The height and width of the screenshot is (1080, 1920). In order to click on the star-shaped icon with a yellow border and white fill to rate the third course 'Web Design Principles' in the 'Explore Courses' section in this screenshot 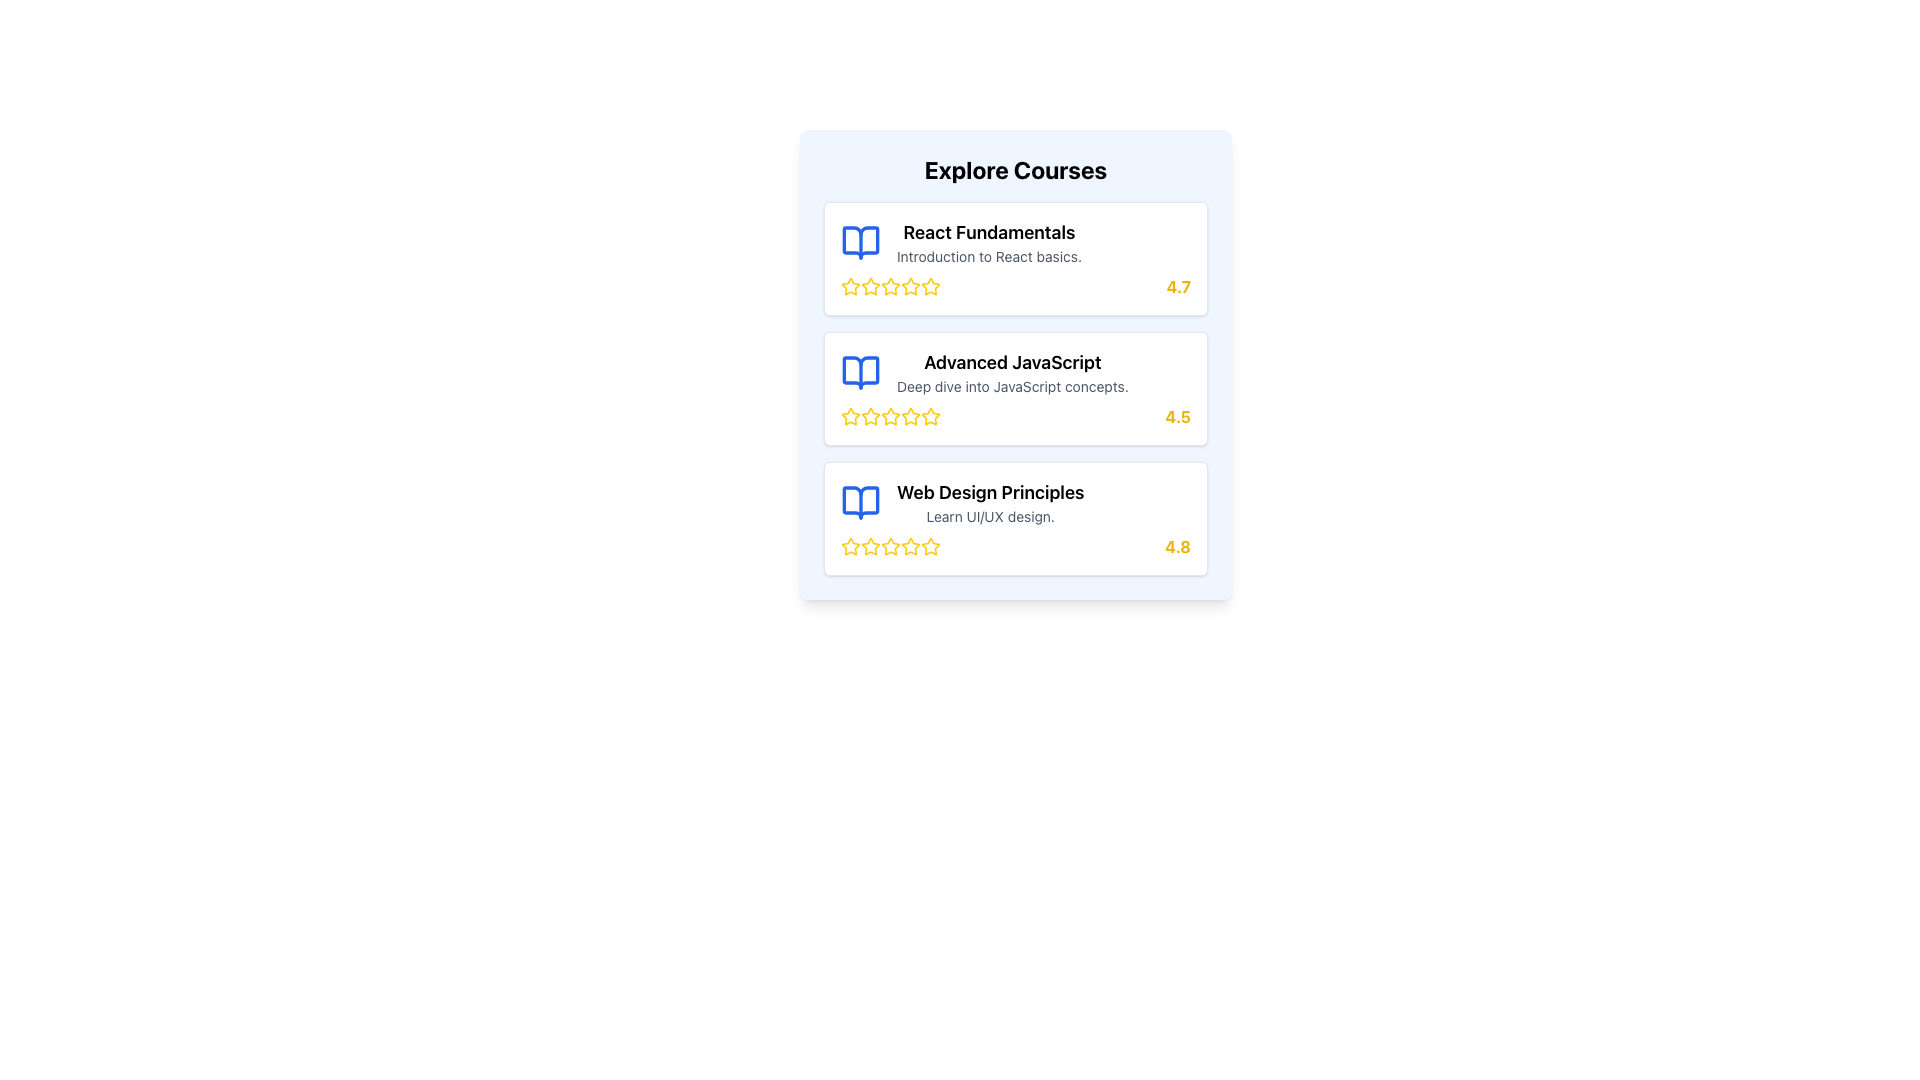, I will do `click(890, 546)`.